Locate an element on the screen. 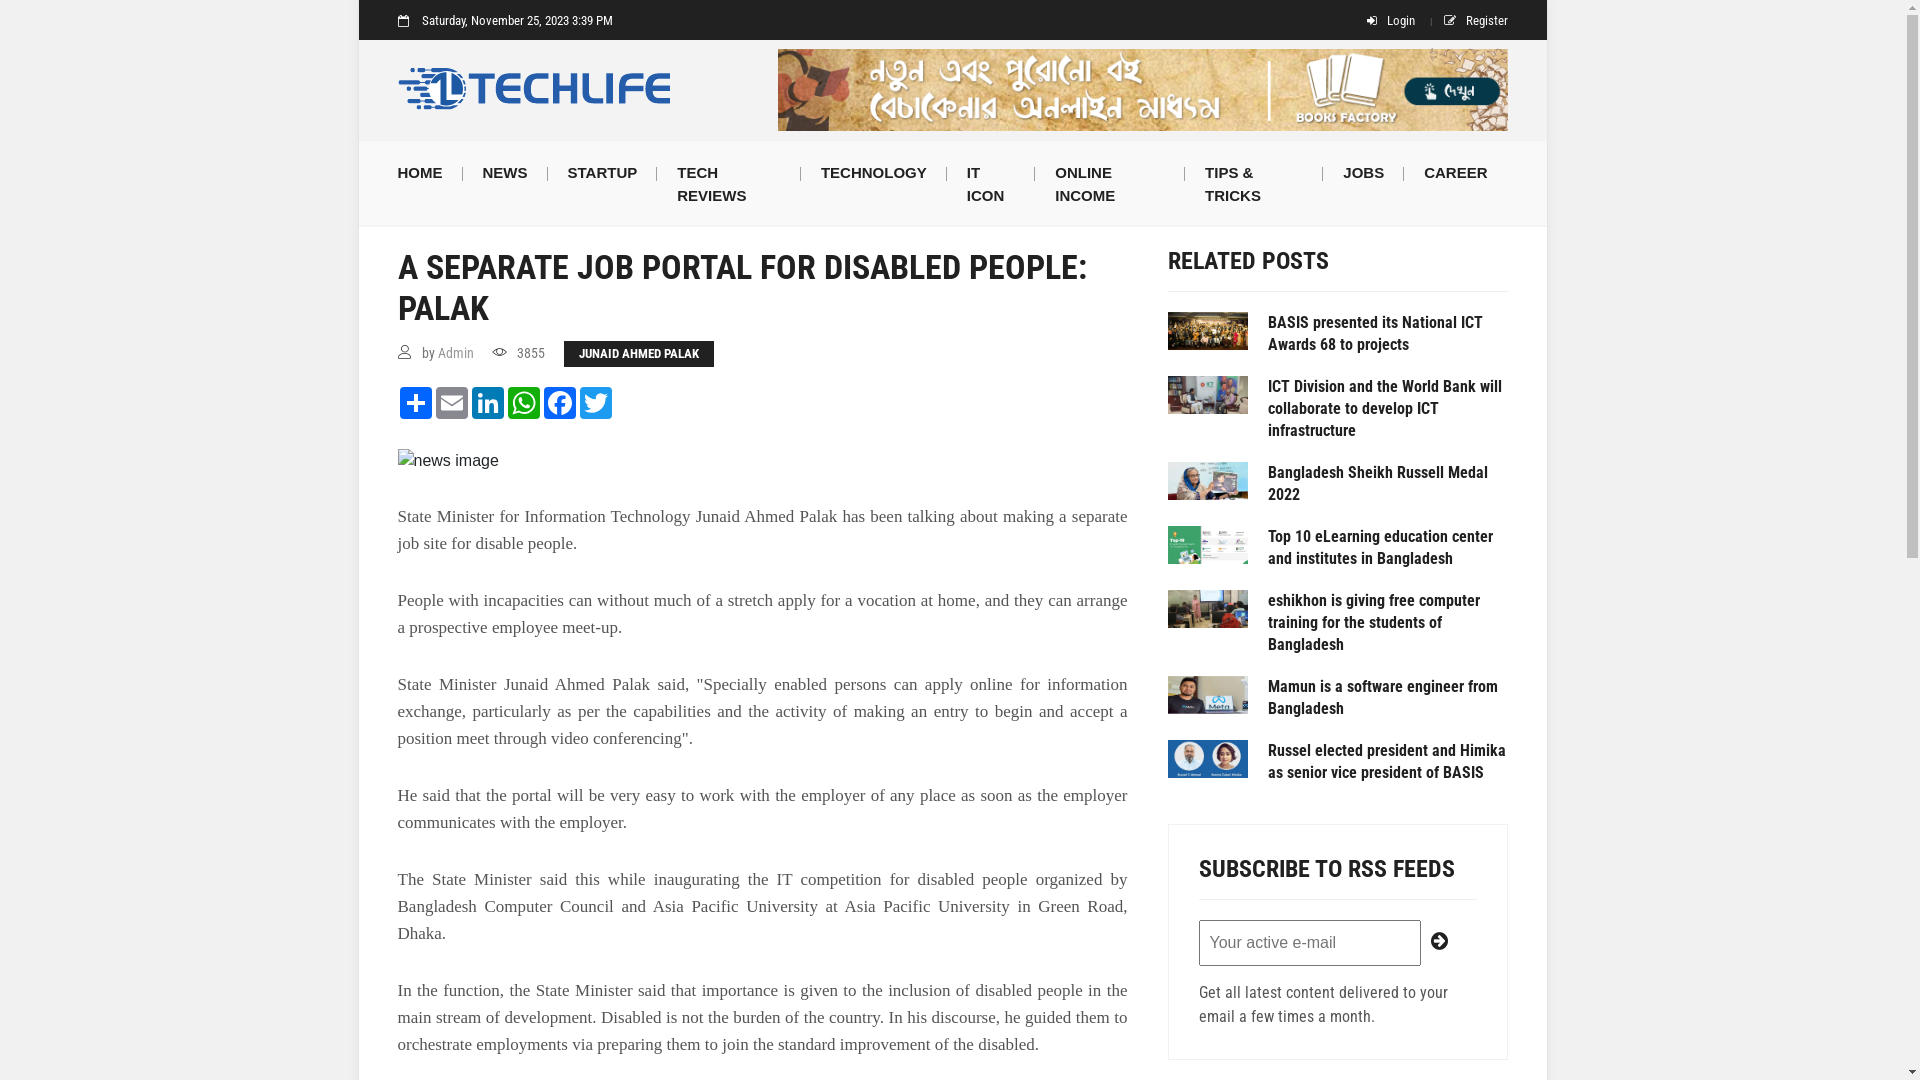 The image size is (1920, 1080). 'Login' is located at coordinates (1390, 20).